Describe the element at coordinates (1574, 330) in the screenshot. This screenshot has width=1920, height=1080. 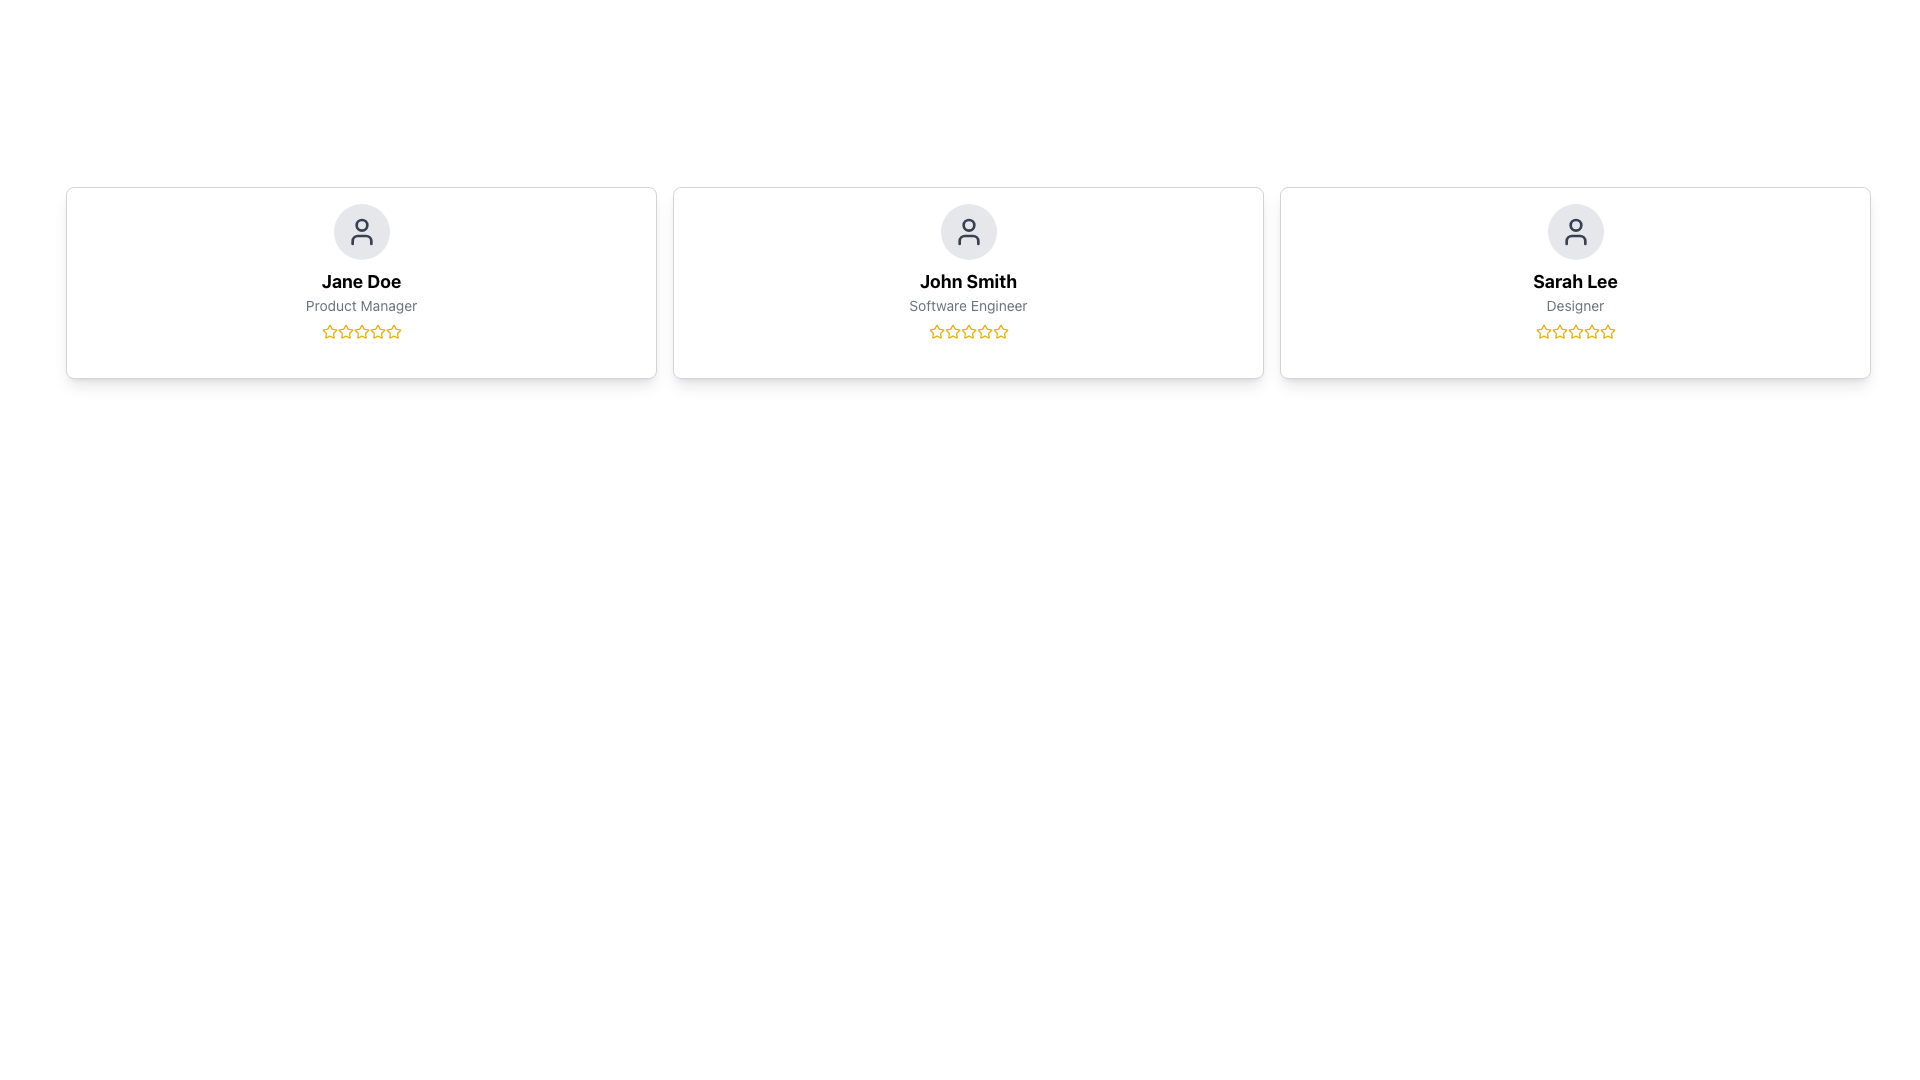
I see `the second Rating Star Icon to rate it, located below the profile details of Sarah Lee, Designer, in the rightmost card of three horizontally aligned user profile cards` at that location.